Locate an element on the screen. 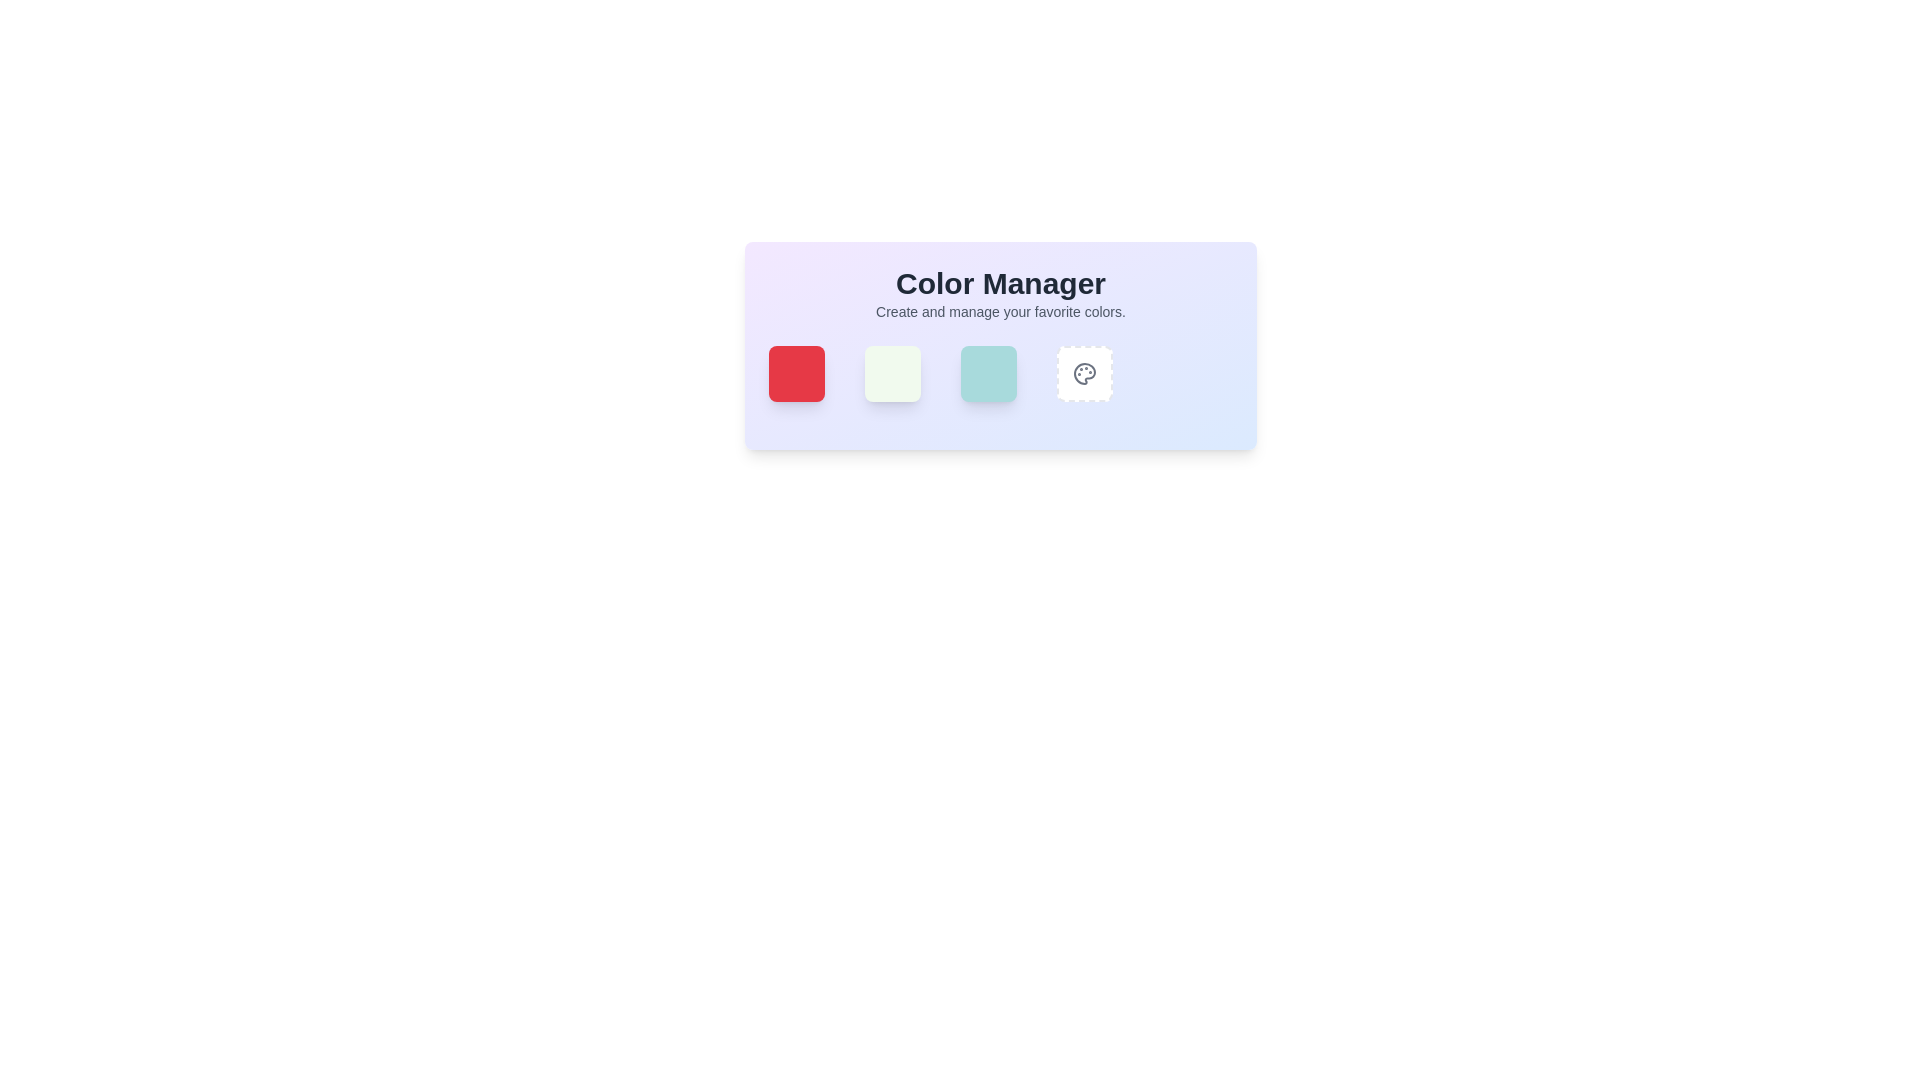 This screenshot has width=1920, height=1080. the second selectable color button with a light green background is located at coordinates (891, 374).